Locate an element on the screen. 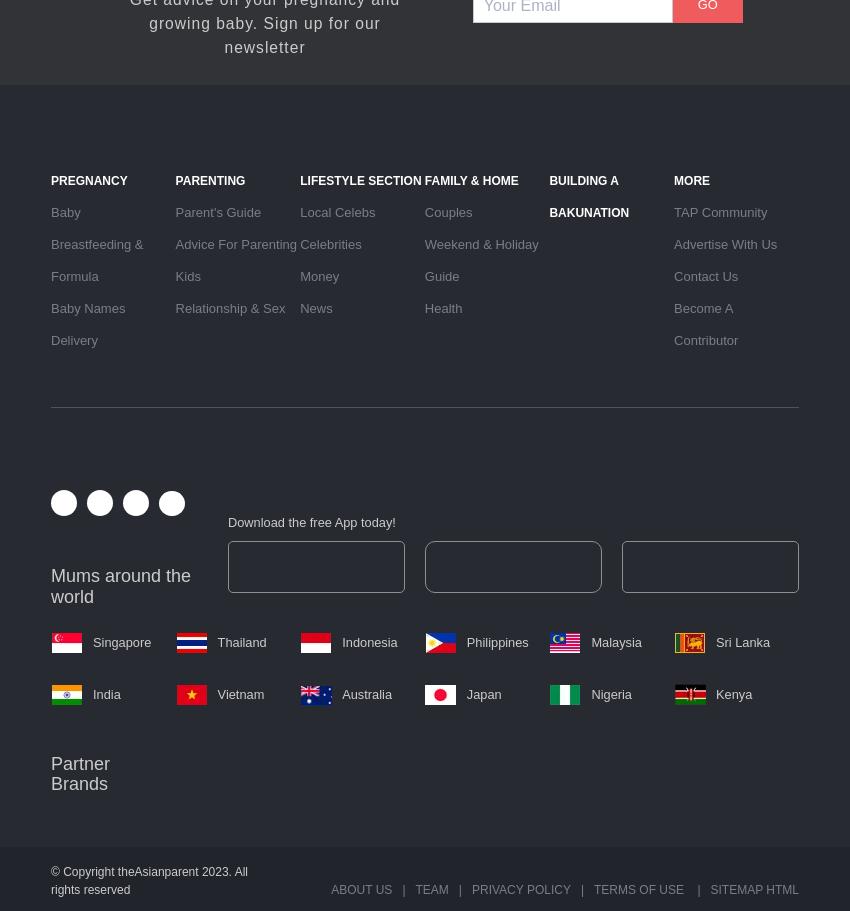  'I’m still your number one cheerleader and even more now that we’re married and I’ve seen the kind of man you are, before kasi I only saw you as my boyfriend who was becoming my husband, now I see the kind of husband that you are, the kind of father that you are, and how loving and responsible you are and leading your family to love and to know the Lord so because of that, because of your dedication and love to God, it is easy for me to submit because I trust you because you have trust for God. I love you so much.”' is located at coordinates (248, 330).